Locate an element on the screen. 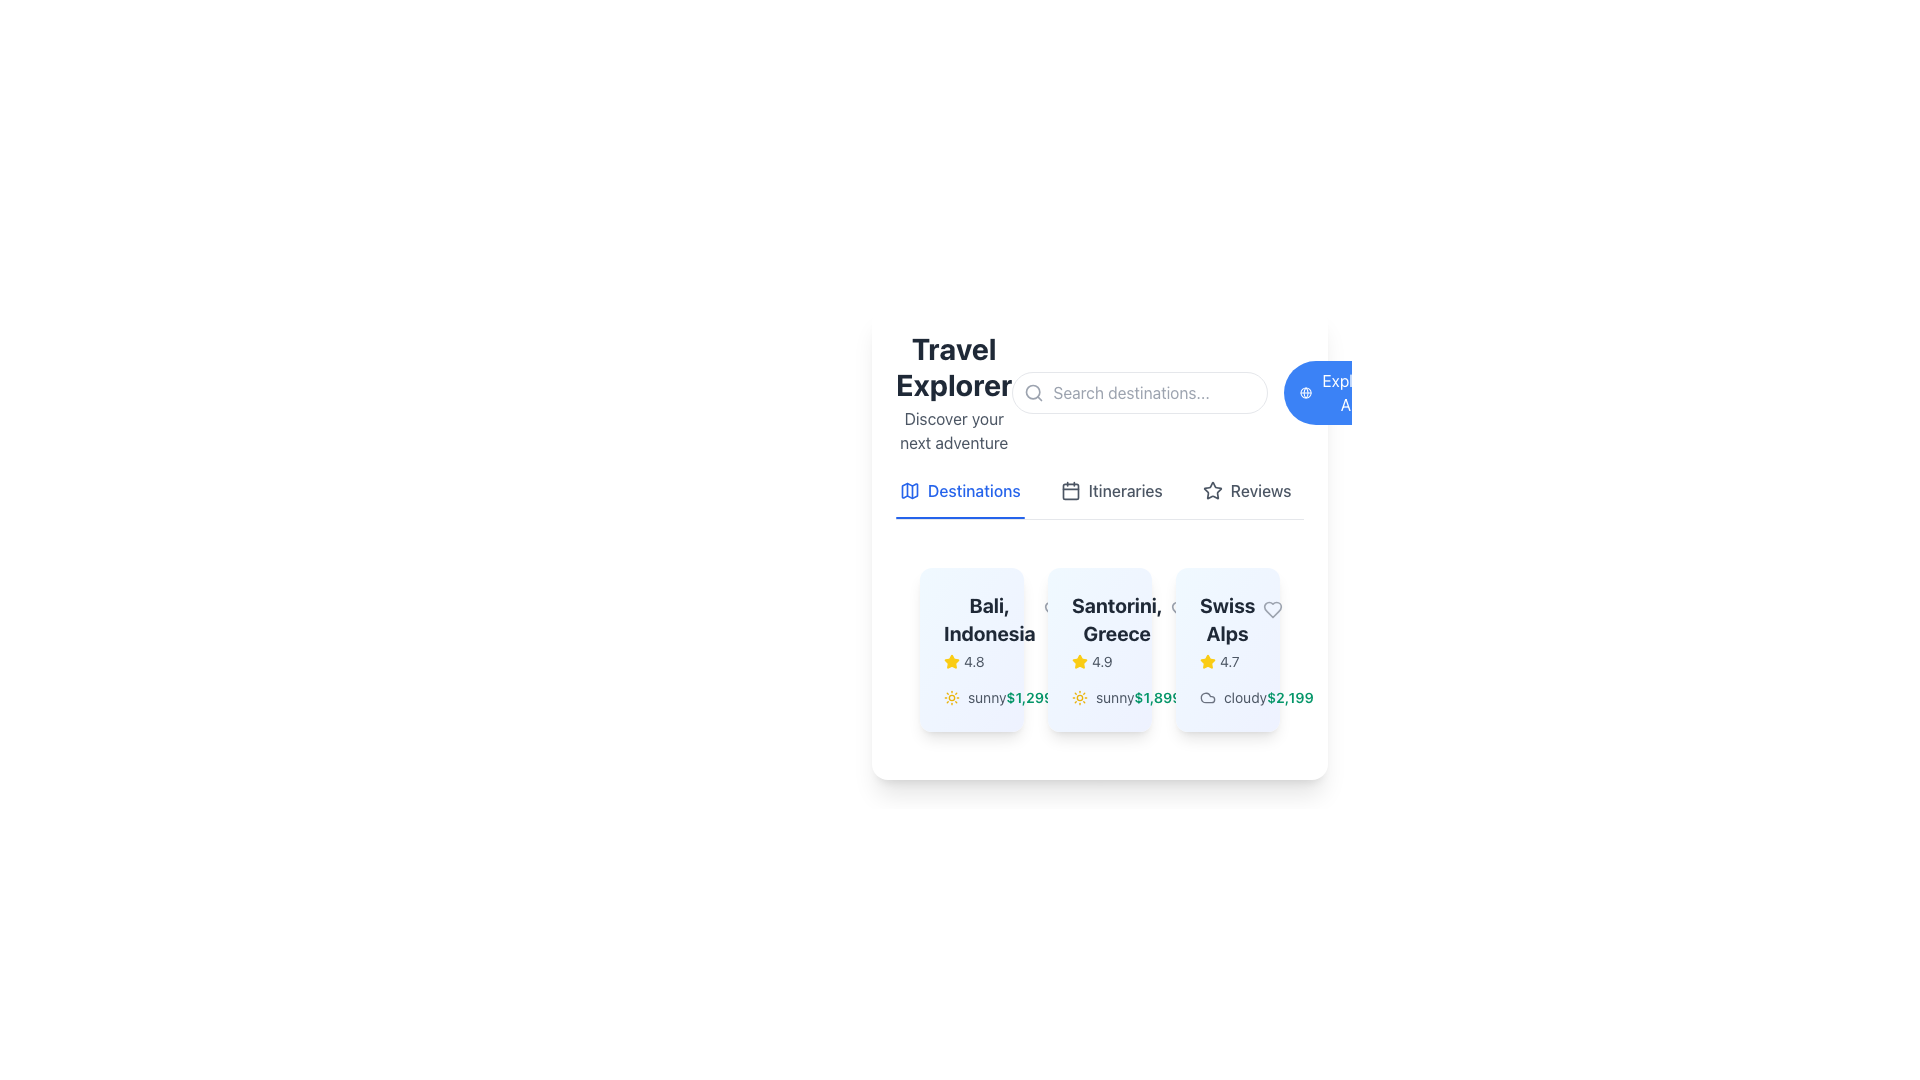 The image size is (1920, 1080). the Text input field to focus it, which is located to the right of the 'Travel Explorer' title and the text 'Discover your next adventure' is located at coordinates (1140, 393).